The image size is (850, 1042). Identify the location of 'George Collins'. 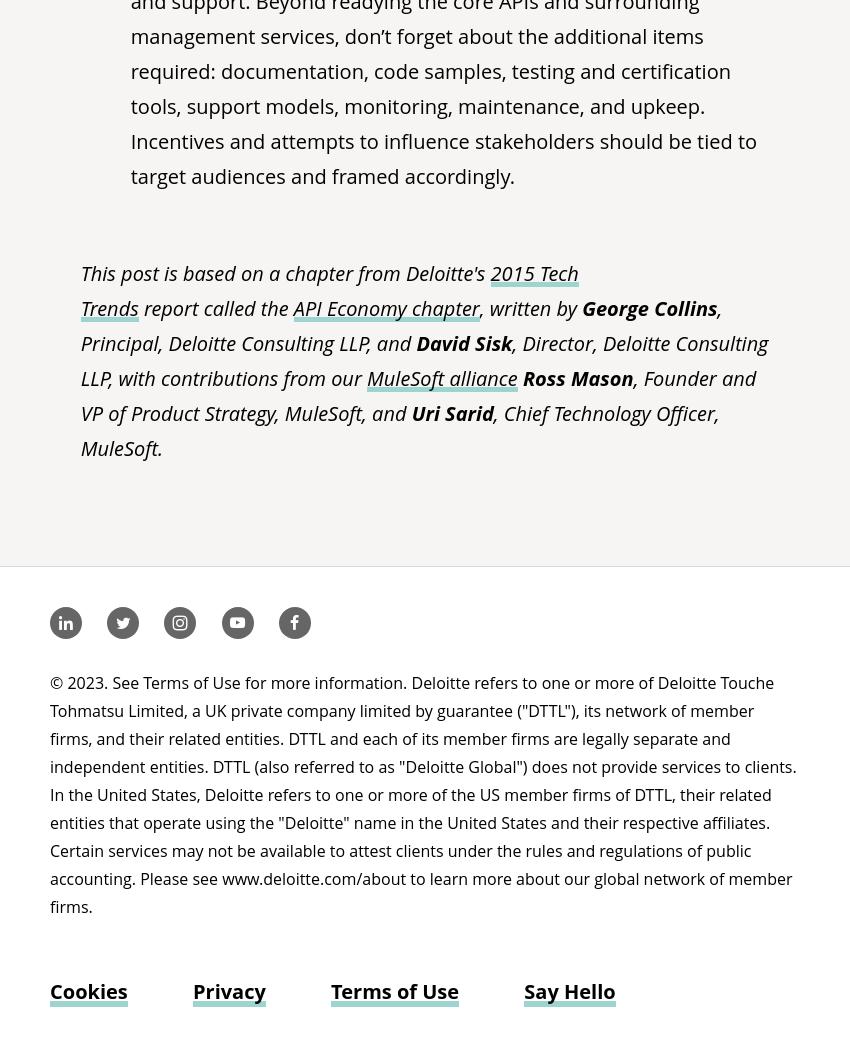
(649, 308).